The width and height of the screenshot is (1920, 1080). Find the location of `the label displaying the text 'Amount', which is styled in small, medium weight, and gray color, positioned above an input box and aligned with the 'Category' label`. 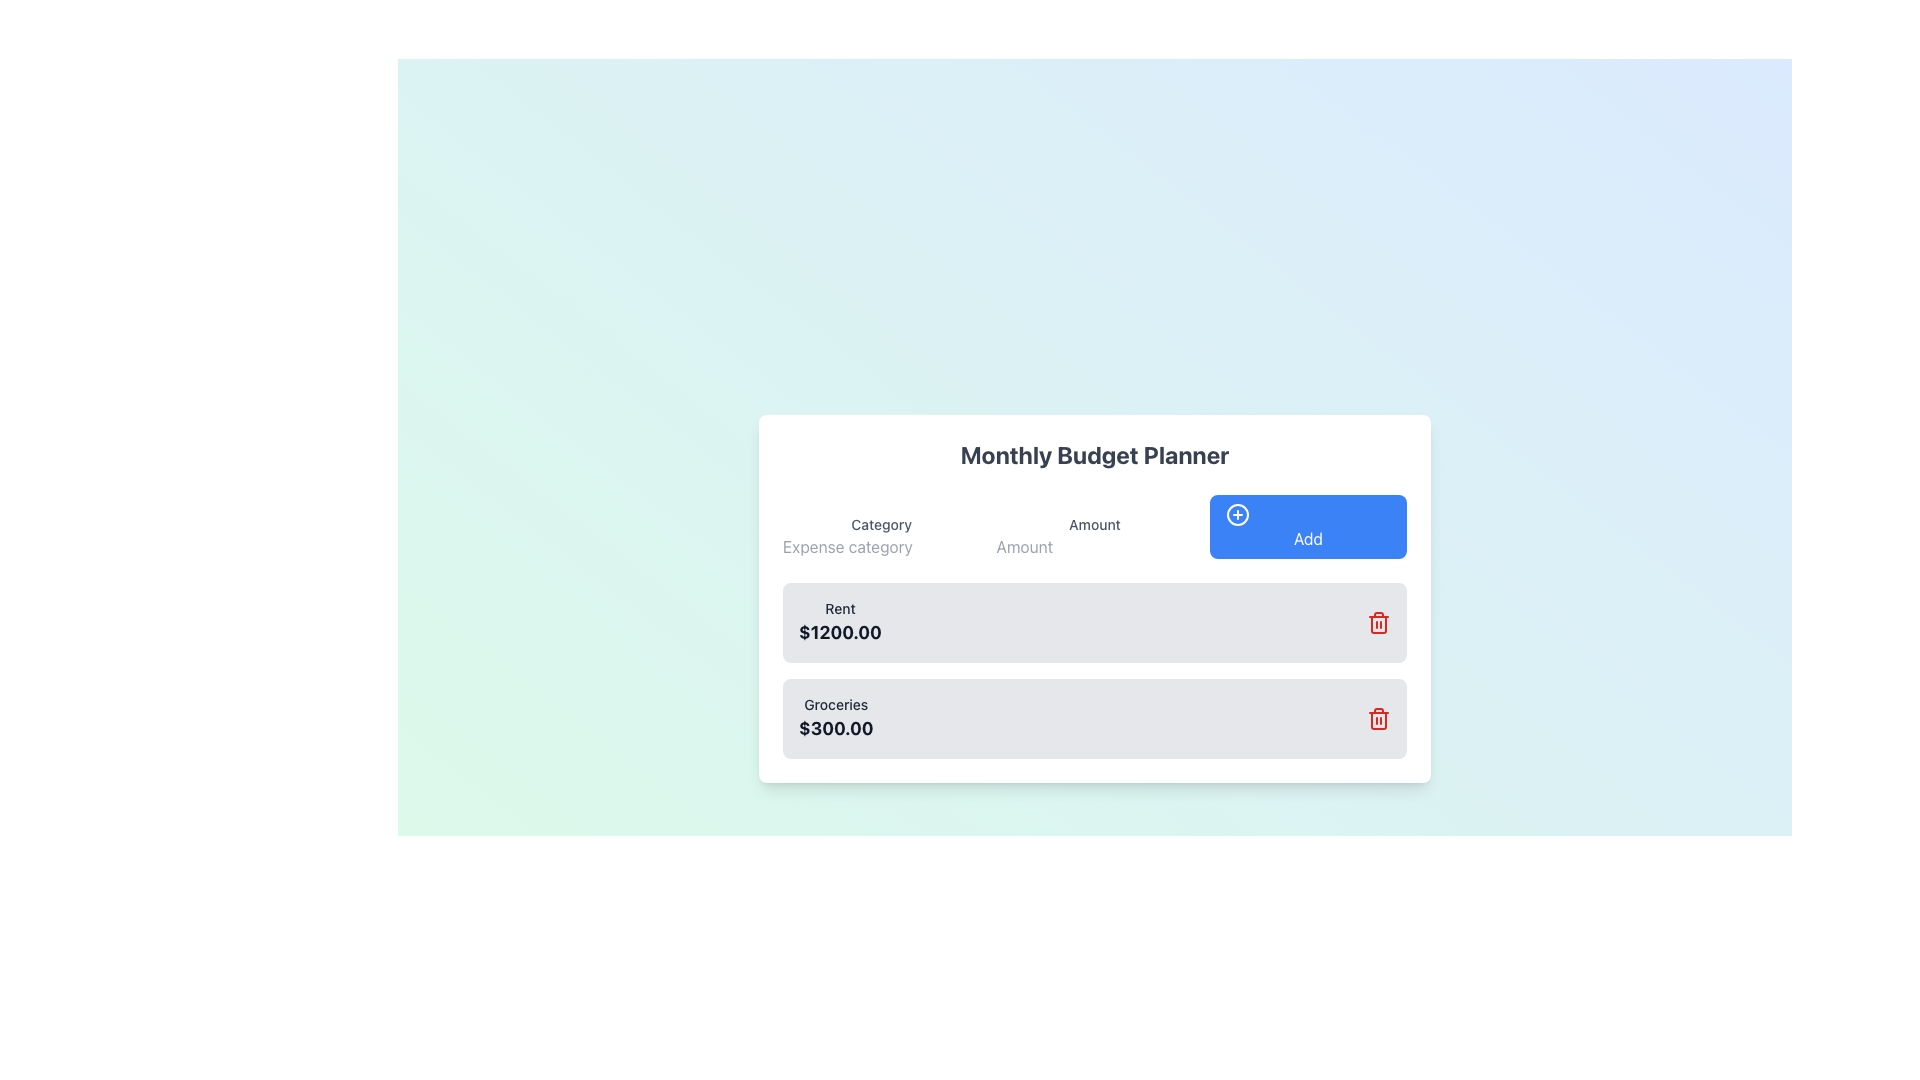

the label displaying the text 'Amount', which is styled in small, medium weight, and gray color, positioned above an input box and aligned with the 'Category' label is located at coordinates (1093, 523).